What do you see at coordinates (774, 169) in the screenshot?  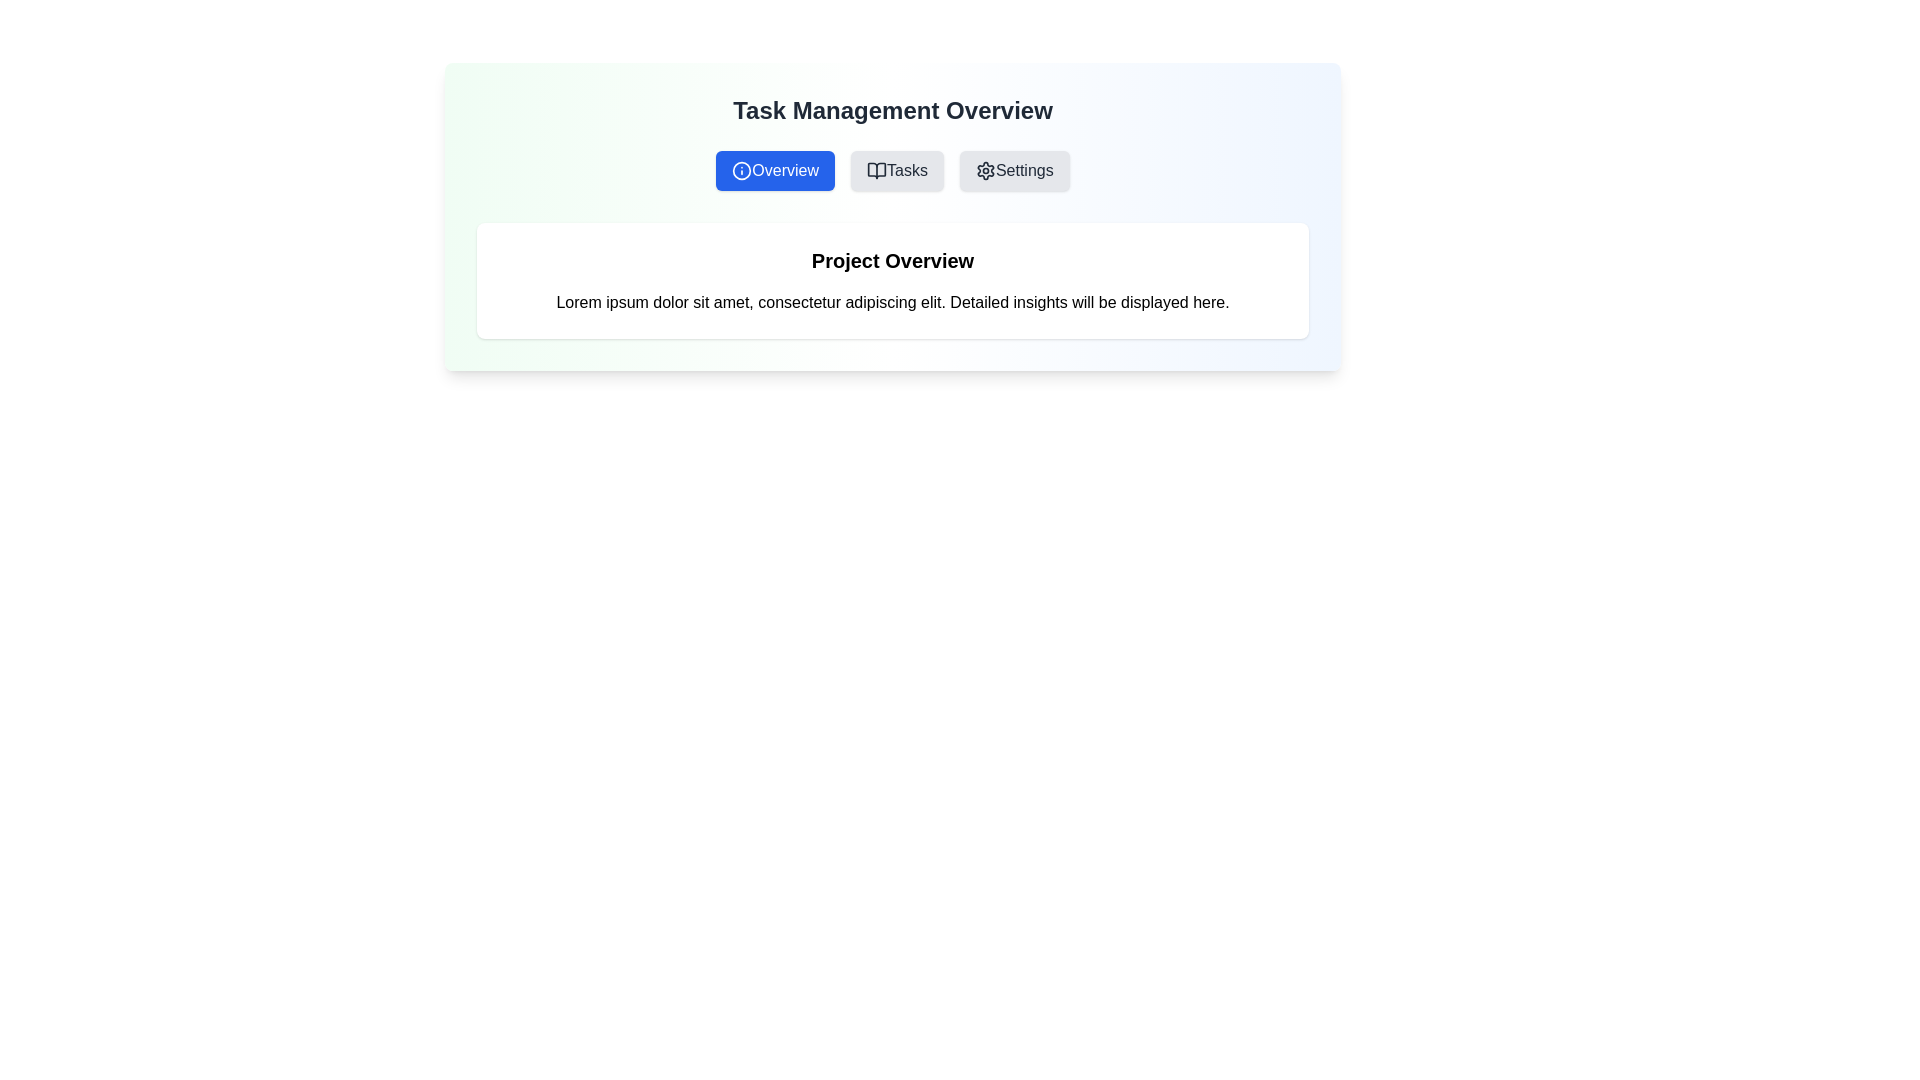 I see `the 'Overview' button with a blue background and white text for keyboard navigation` at bounding box center [774, 169].